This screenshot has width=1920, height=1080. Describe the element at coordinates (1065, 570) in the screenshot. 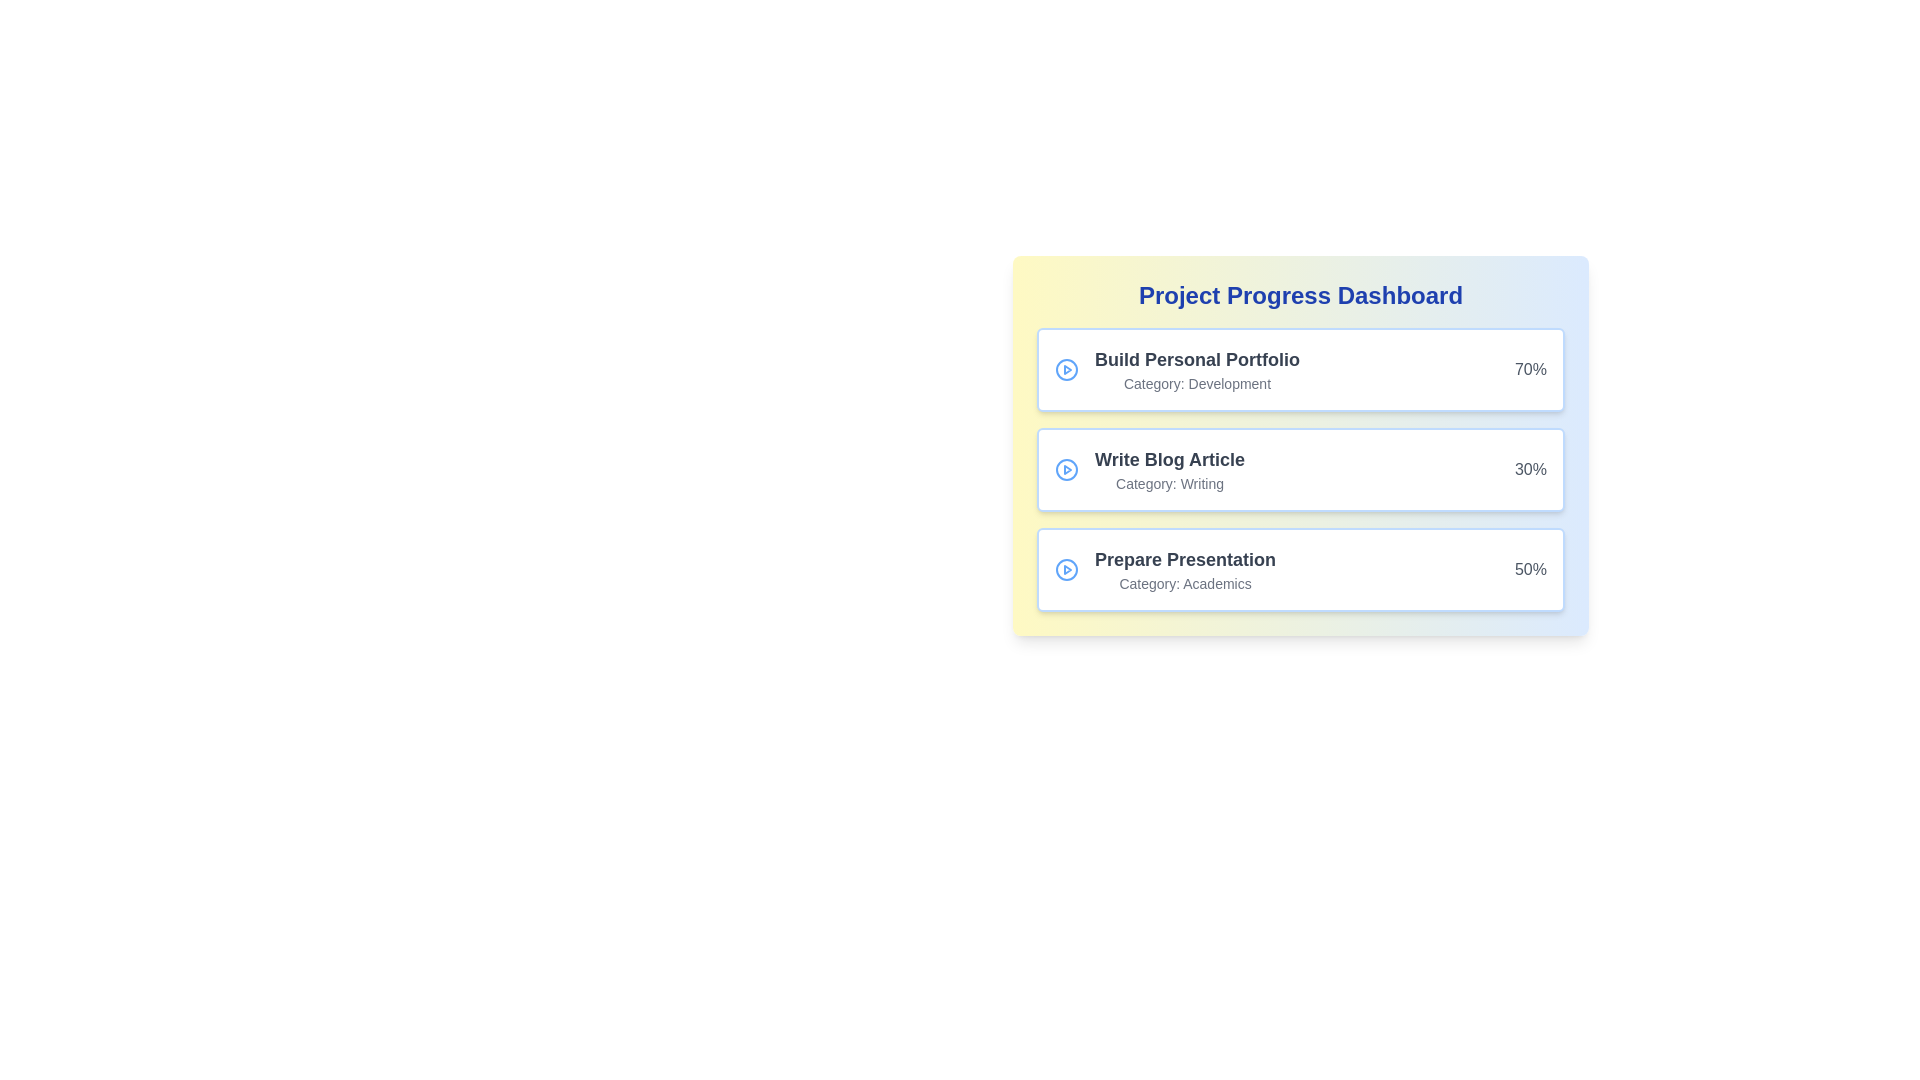

I see `the SVG Circle Element that serves as part of the play button icon, located in the second row of the list, to the left of 'Build Personal Portfolio' and 'Write Blog Article'` at that location.